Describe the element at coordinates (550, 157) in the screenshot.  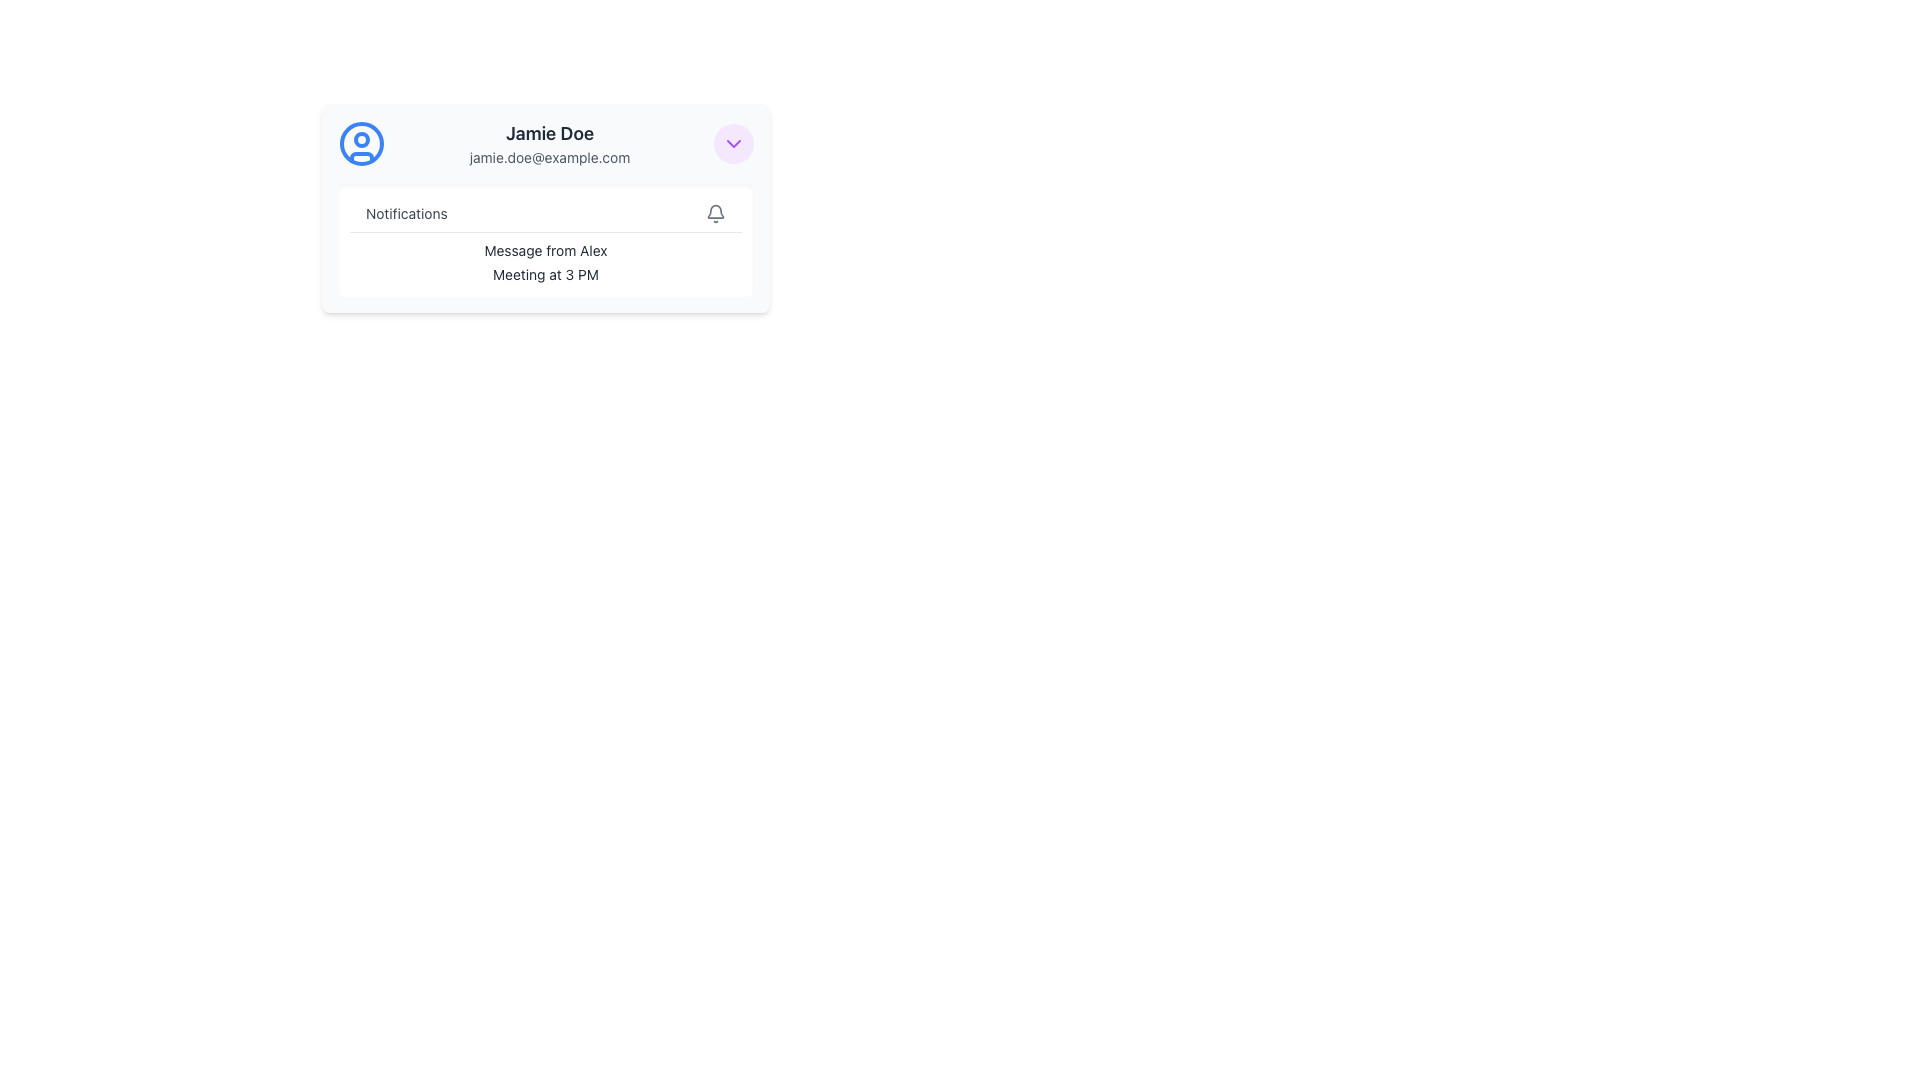
I see `the text label displaying 'jamie.doe@example.com', which is positioned directly below the name 'Jamie Doe' in a card or panel interface` at that location.